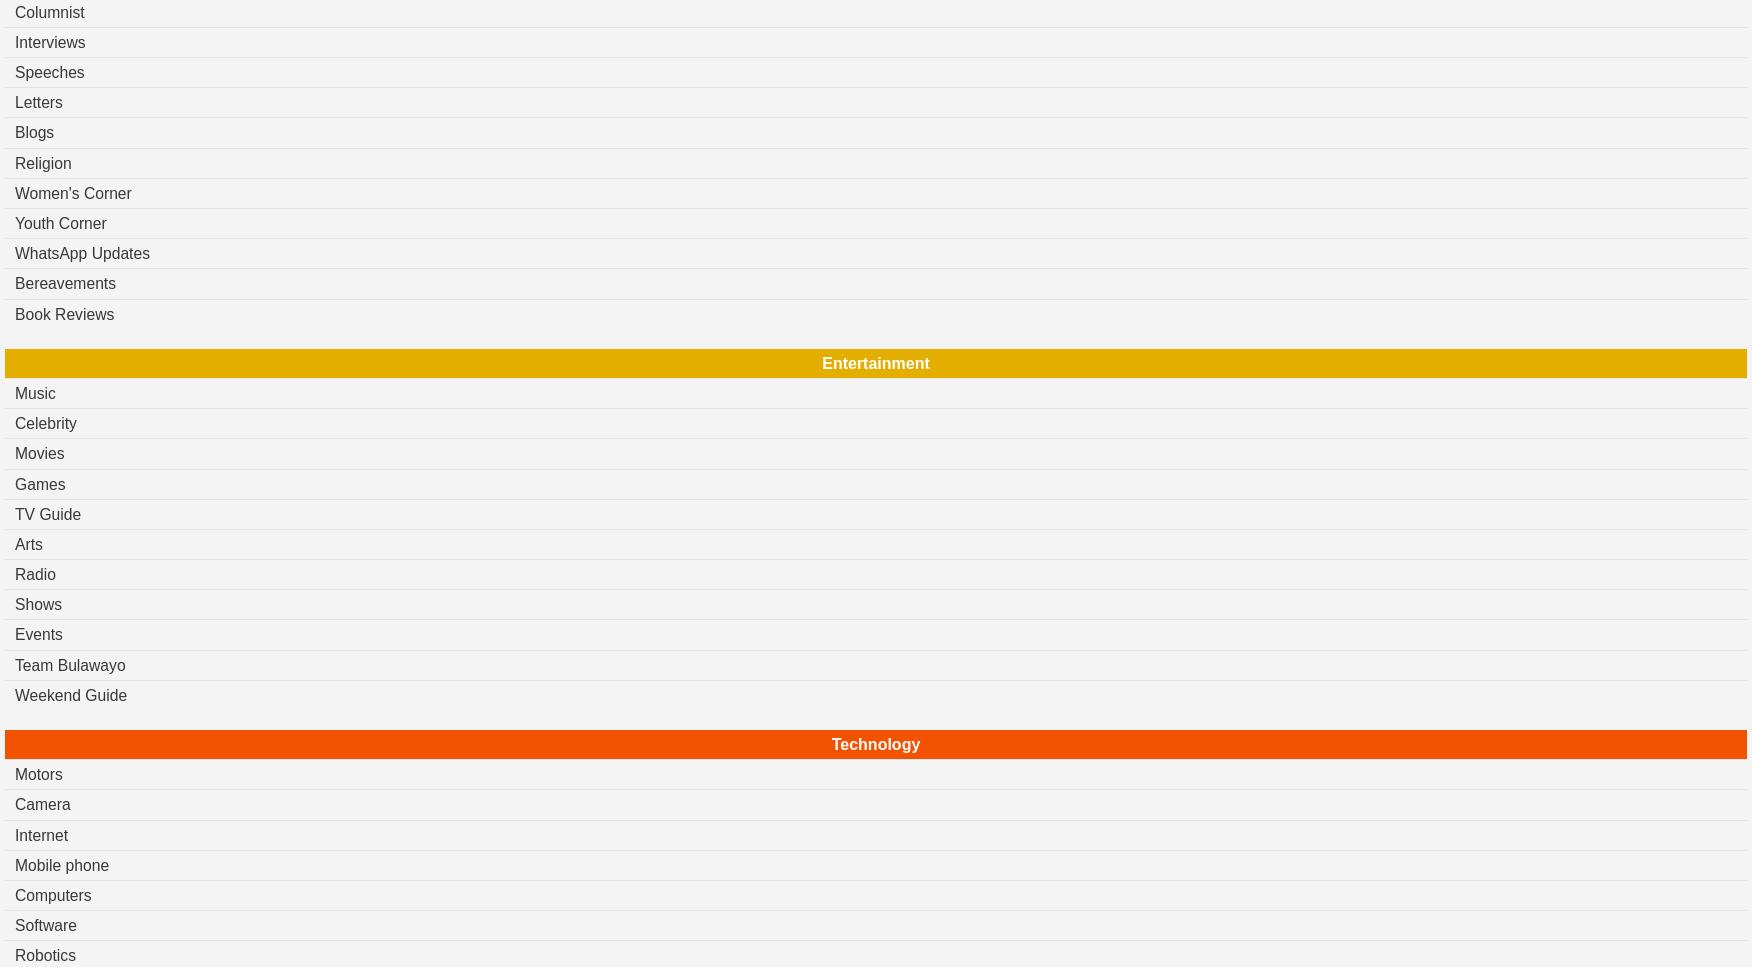 This screenshot has height=967, width=1752. Describe the element at coordinates (49, 11) in the screenshot. I see `'Columnist'` at that location.